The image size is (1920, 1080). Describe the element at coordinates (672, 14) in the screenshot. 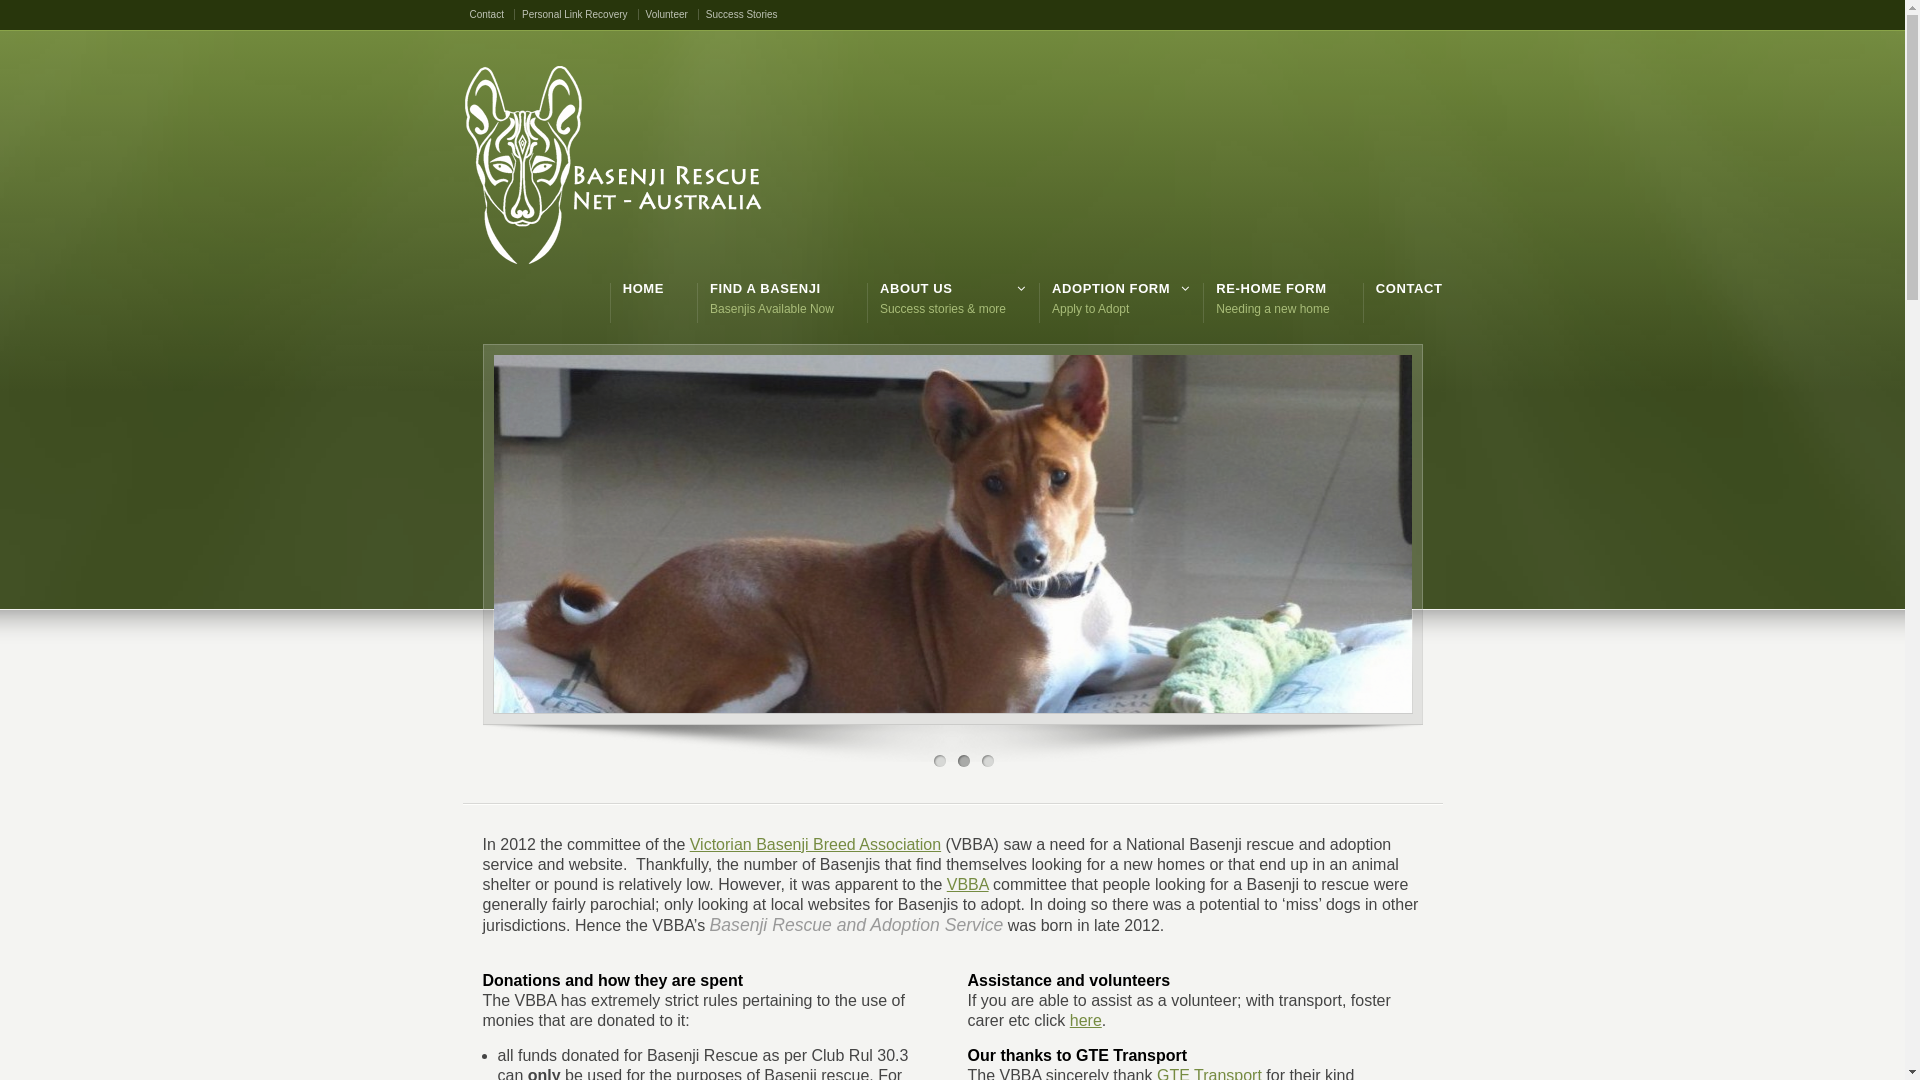

I see `'Volunteer'` at that location.